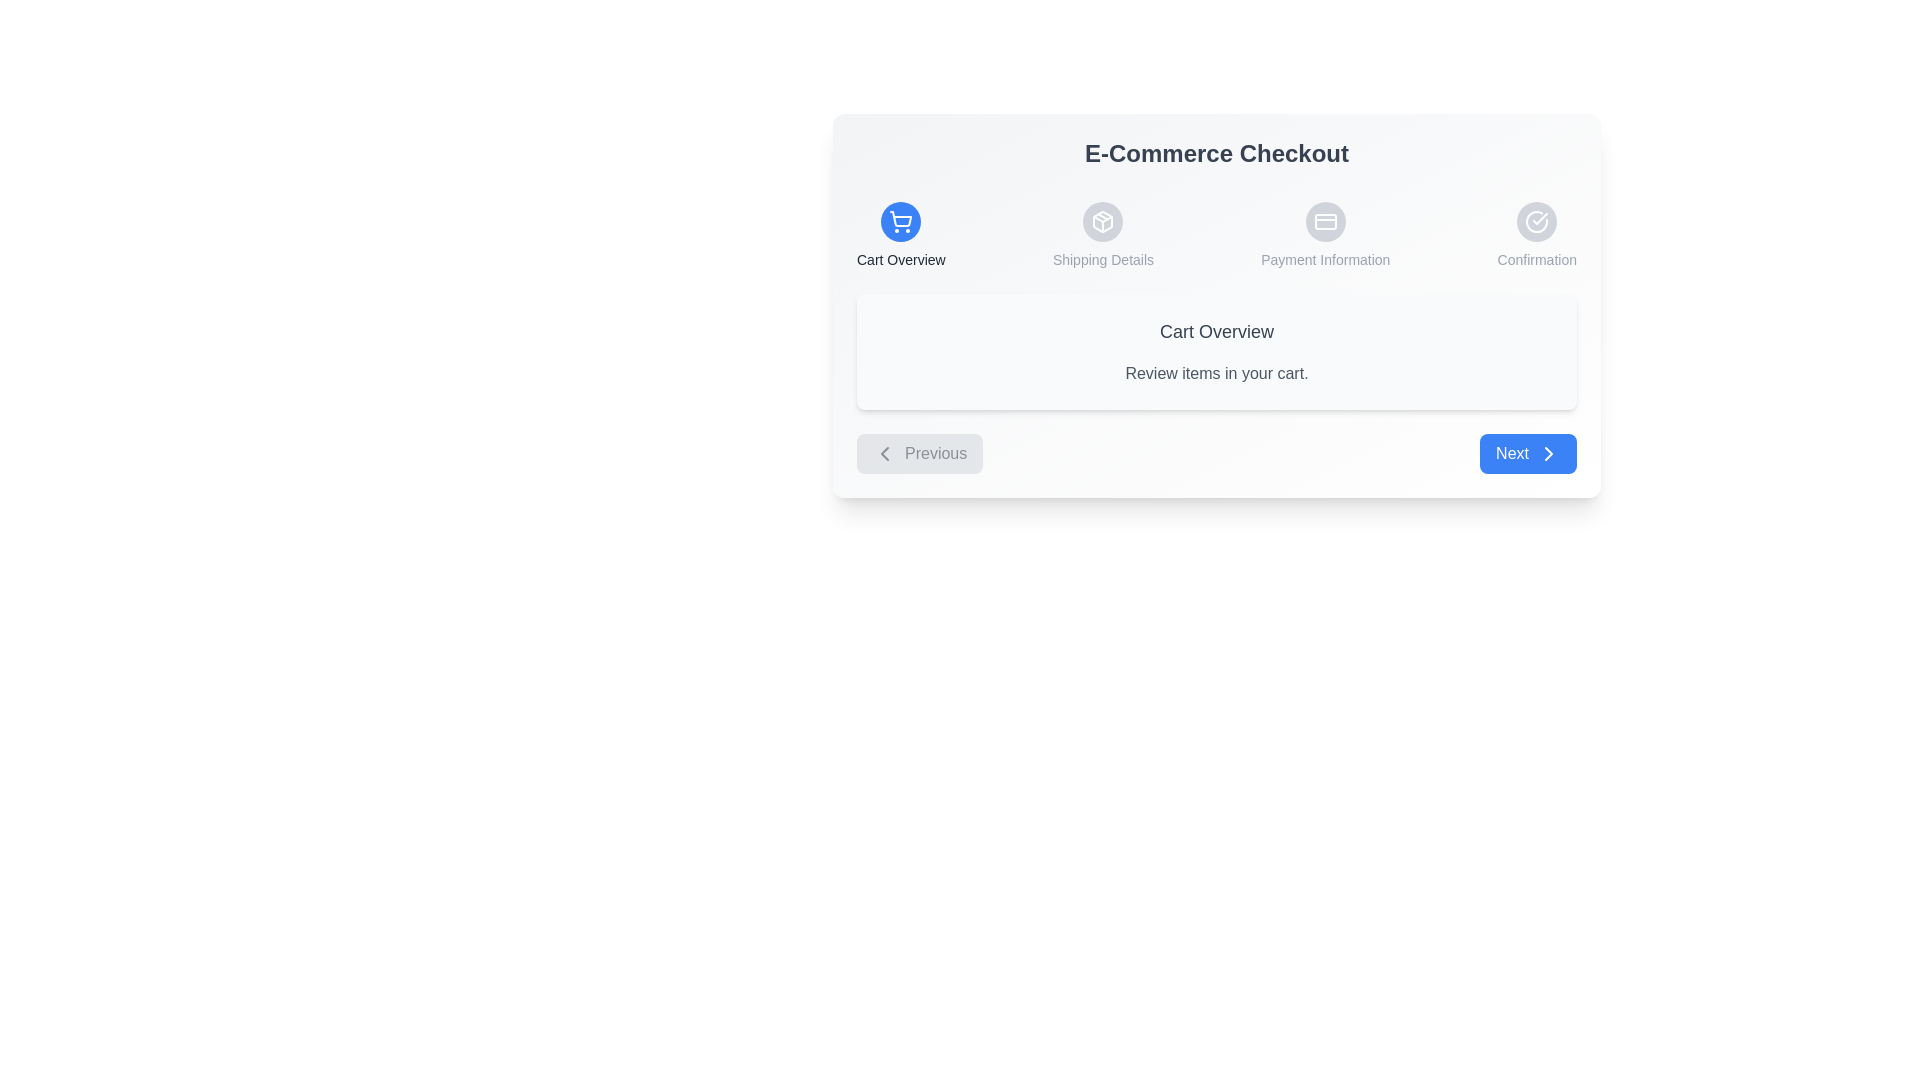  Describe the element at coordinates (1102, 234) in the screenshot. I see `the 'Shipping Details' step indicator icon` at that location.